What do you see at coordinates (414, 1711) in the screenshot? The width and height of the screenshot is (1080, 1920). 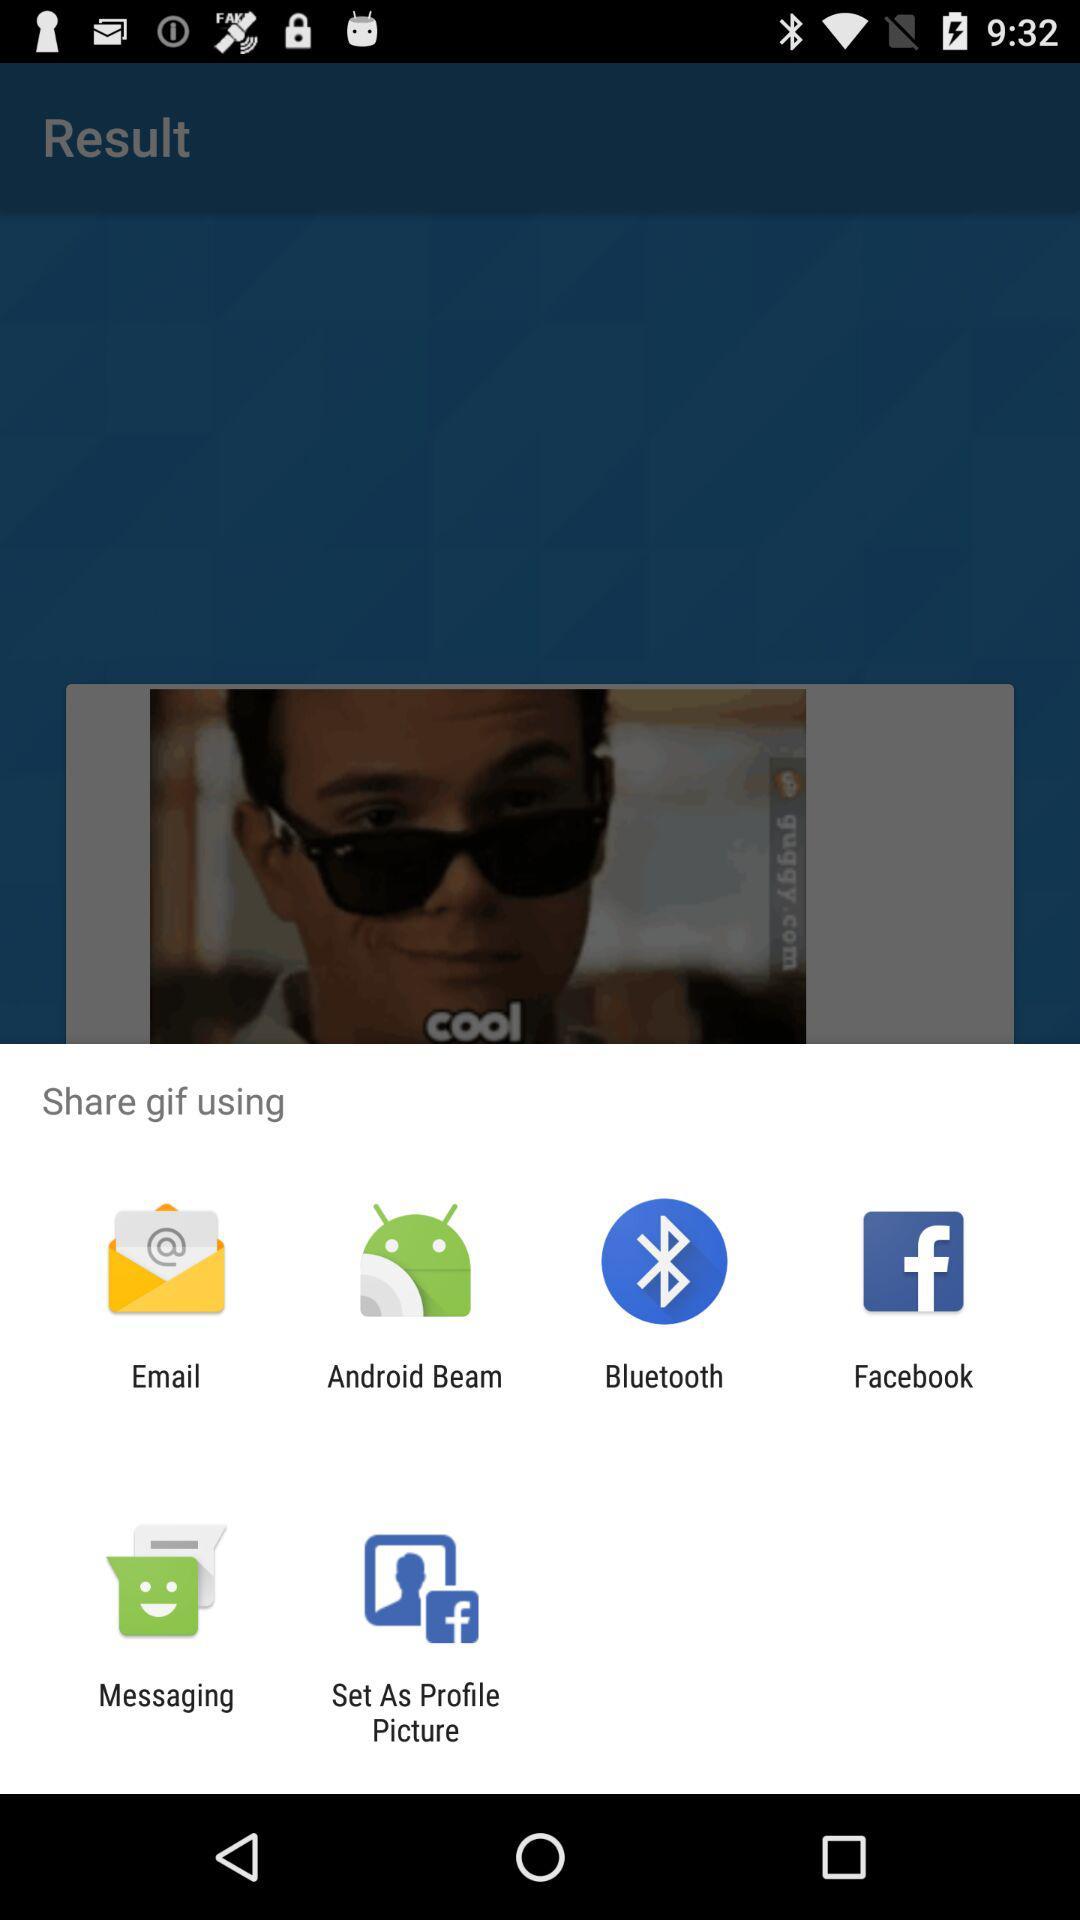 I see `the set as profile app` at bounding box center [414, 1711].